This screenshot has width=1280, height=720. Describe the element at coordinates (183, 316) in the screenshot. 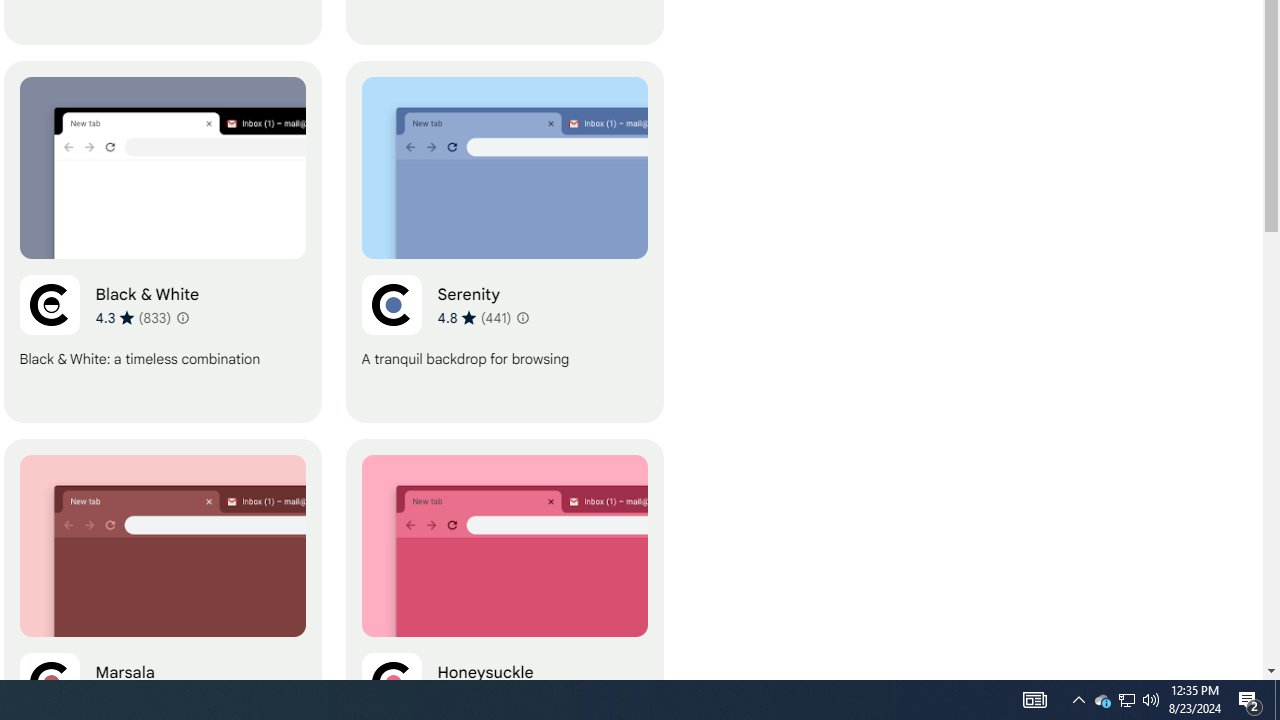

I see `'Learn more about results and reviews "Black & White"'` at that location.